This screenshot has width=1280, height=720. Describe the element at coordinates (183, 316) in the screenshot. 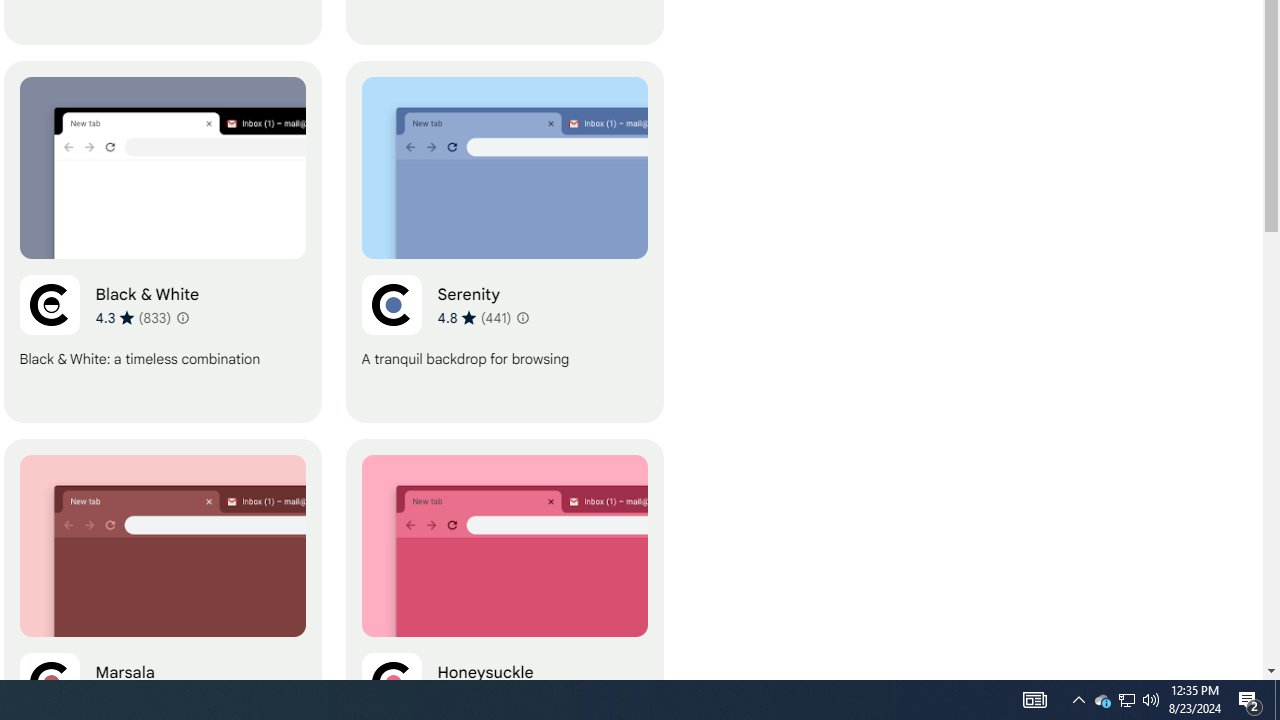

I see `'Learn more about results and reviews "Black & White"'` at that location.